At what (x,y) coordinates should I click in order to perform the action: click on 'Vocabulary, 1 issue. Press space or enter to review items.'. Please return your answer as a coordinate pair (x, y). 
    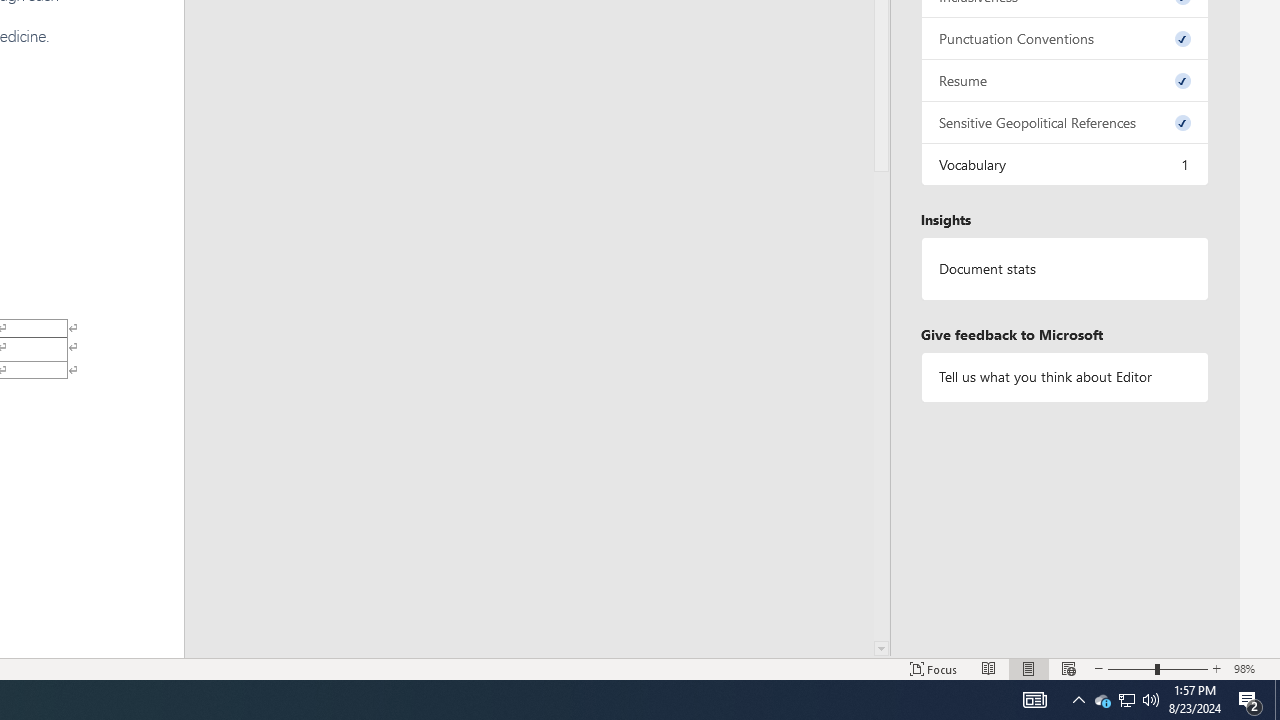
    Looking at the image, I should click on (1063, 163).